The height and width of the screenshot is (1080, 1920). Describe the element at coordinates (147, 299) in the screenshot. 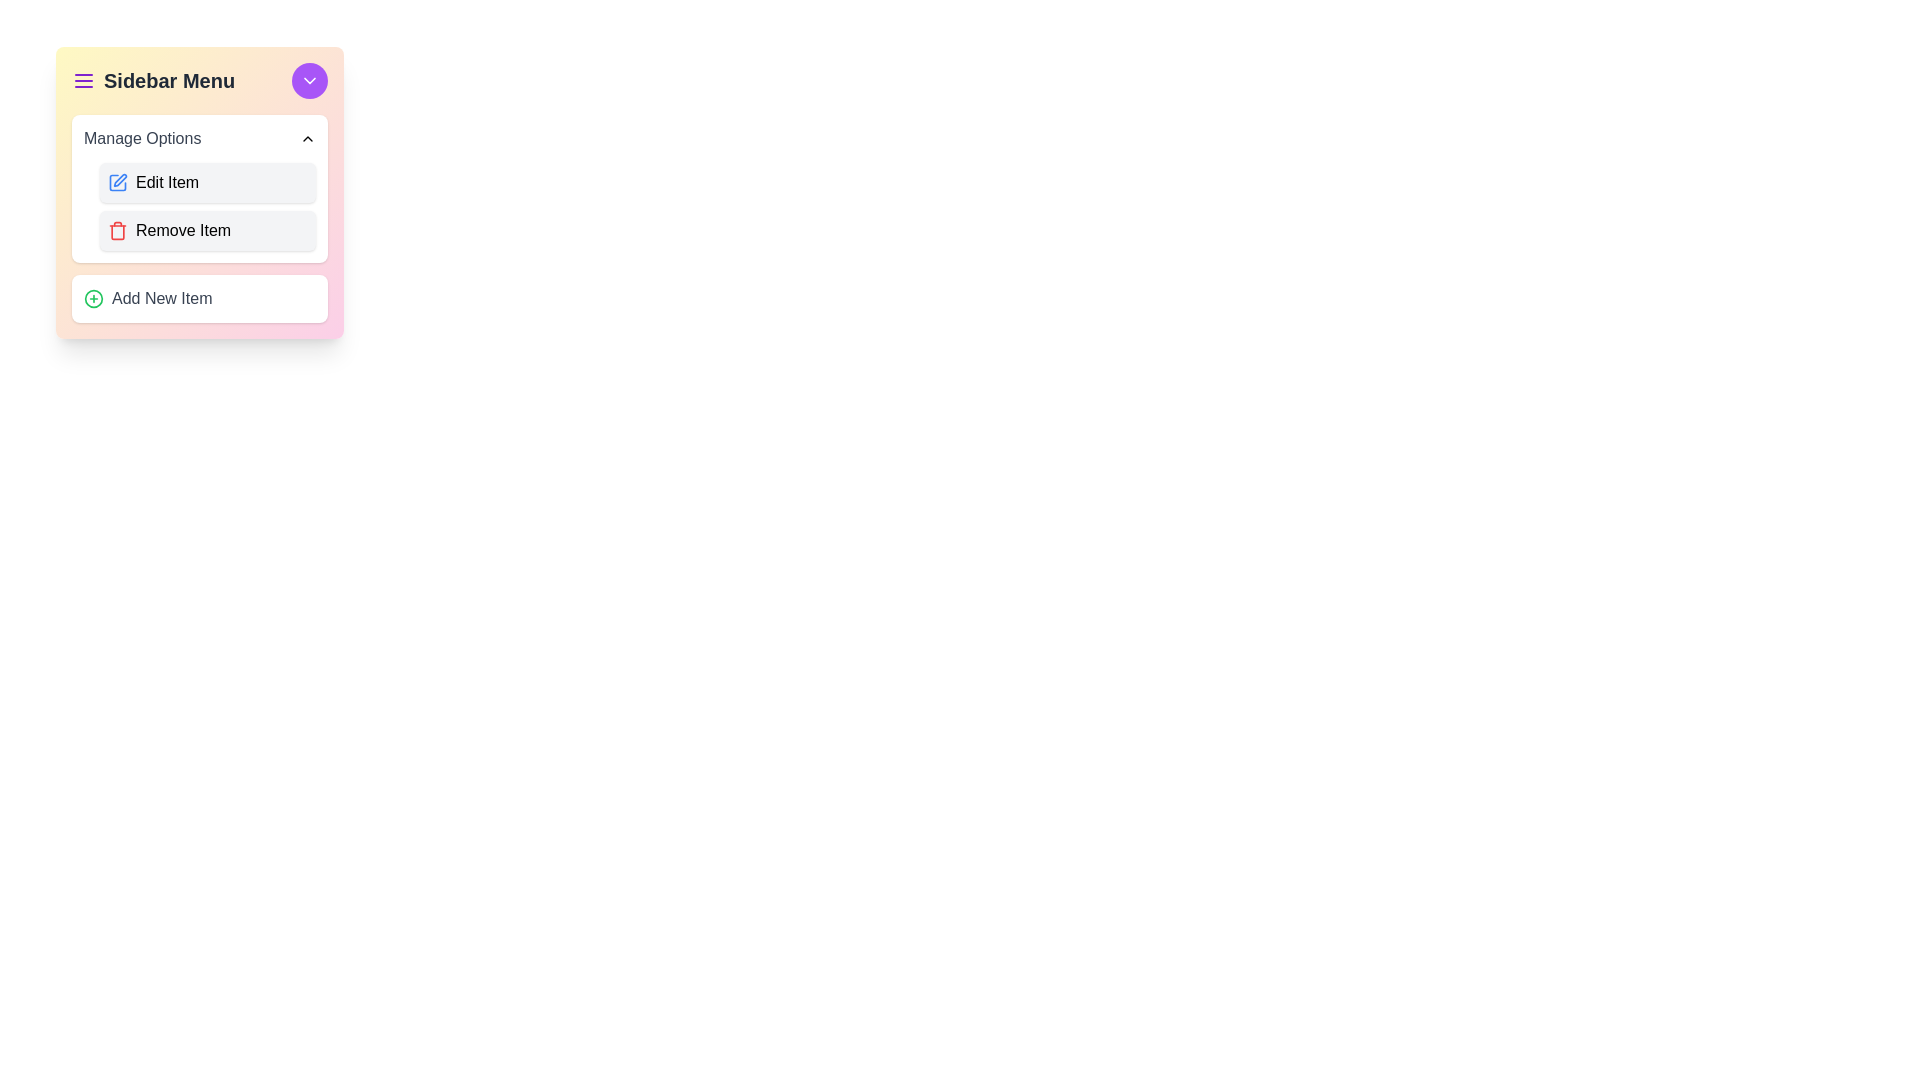

I see `the 'Add New Item' button, which features a green circular plus icon and is located at the bottom of the panel under the 'Remove Item' button` at that location.